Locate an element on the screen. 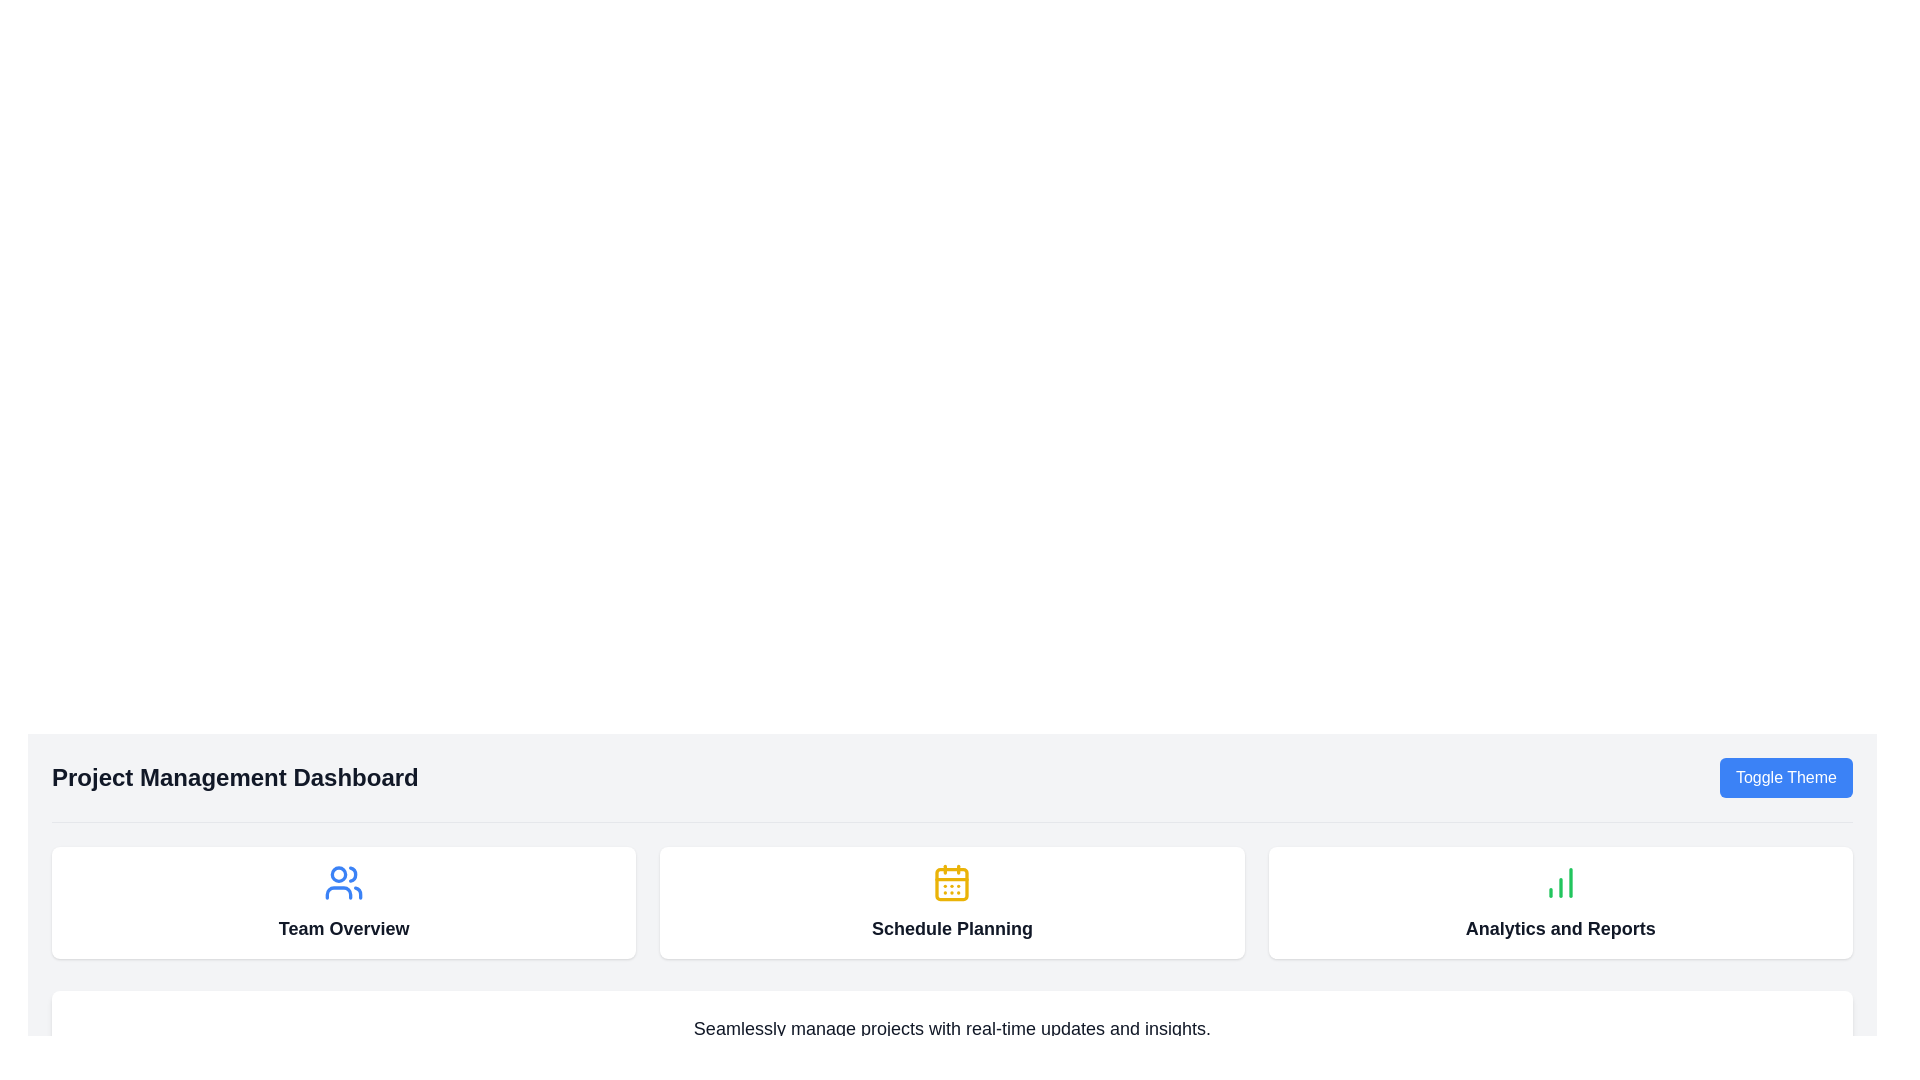  the analytics icon located is located at coordinates (1559, 882).